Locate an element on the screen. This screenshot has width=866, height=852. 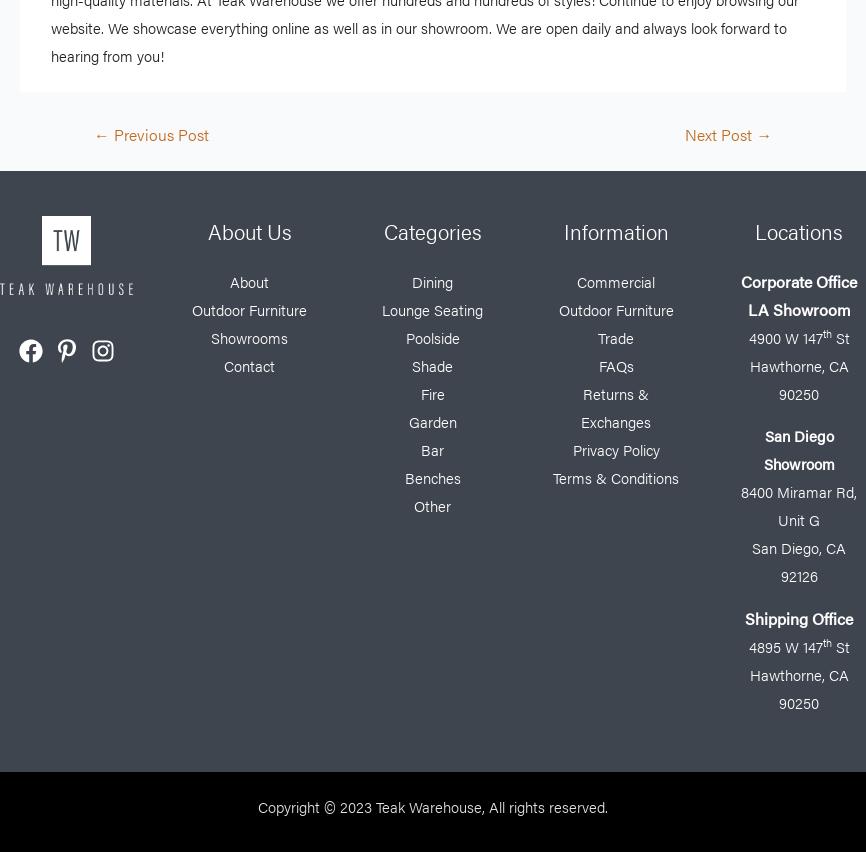
'About Us' is located at coordinates (247, 229).